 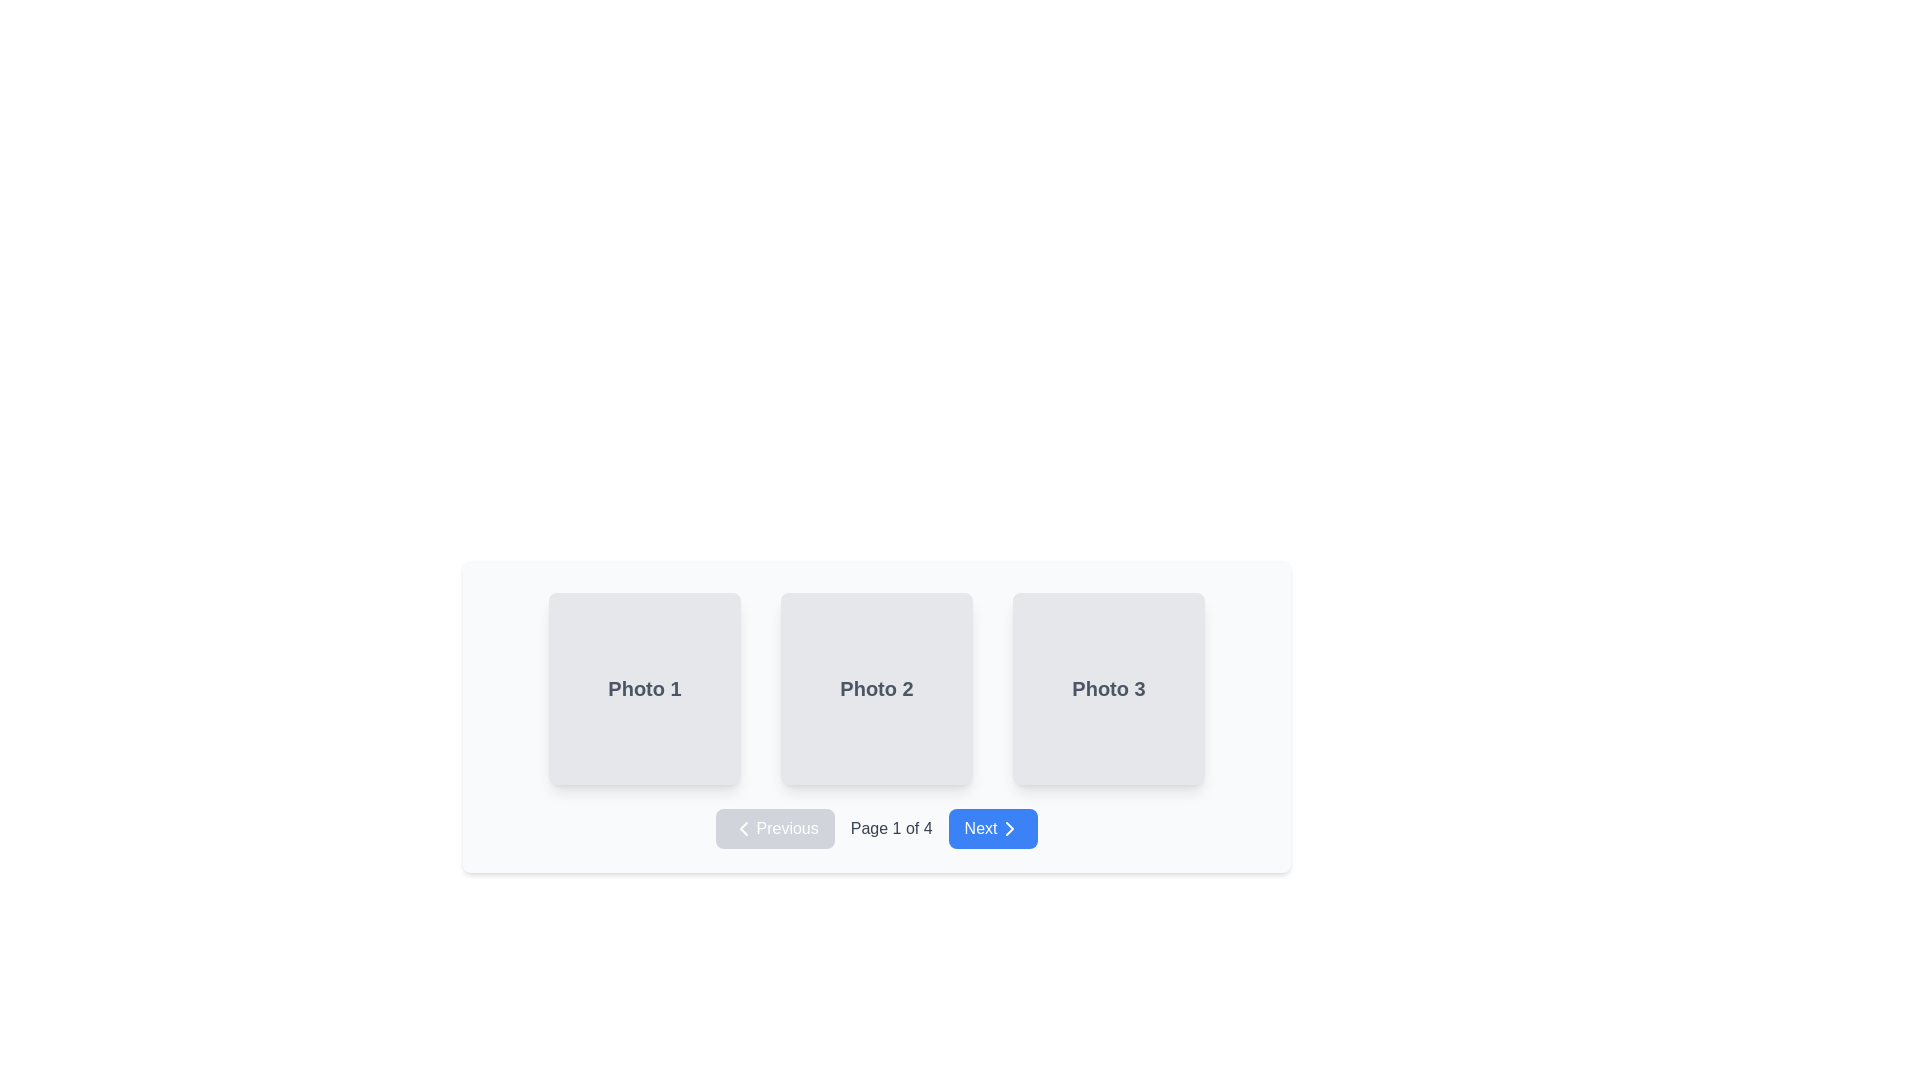 What do you see at coordinates (877, 688) in the screenshot?
I see `text displayed in the bold, large font label that reads 'Photo 2', which is centrally aligned within the second card of a horizontal row of three cards` at bounding box center [877, 688].